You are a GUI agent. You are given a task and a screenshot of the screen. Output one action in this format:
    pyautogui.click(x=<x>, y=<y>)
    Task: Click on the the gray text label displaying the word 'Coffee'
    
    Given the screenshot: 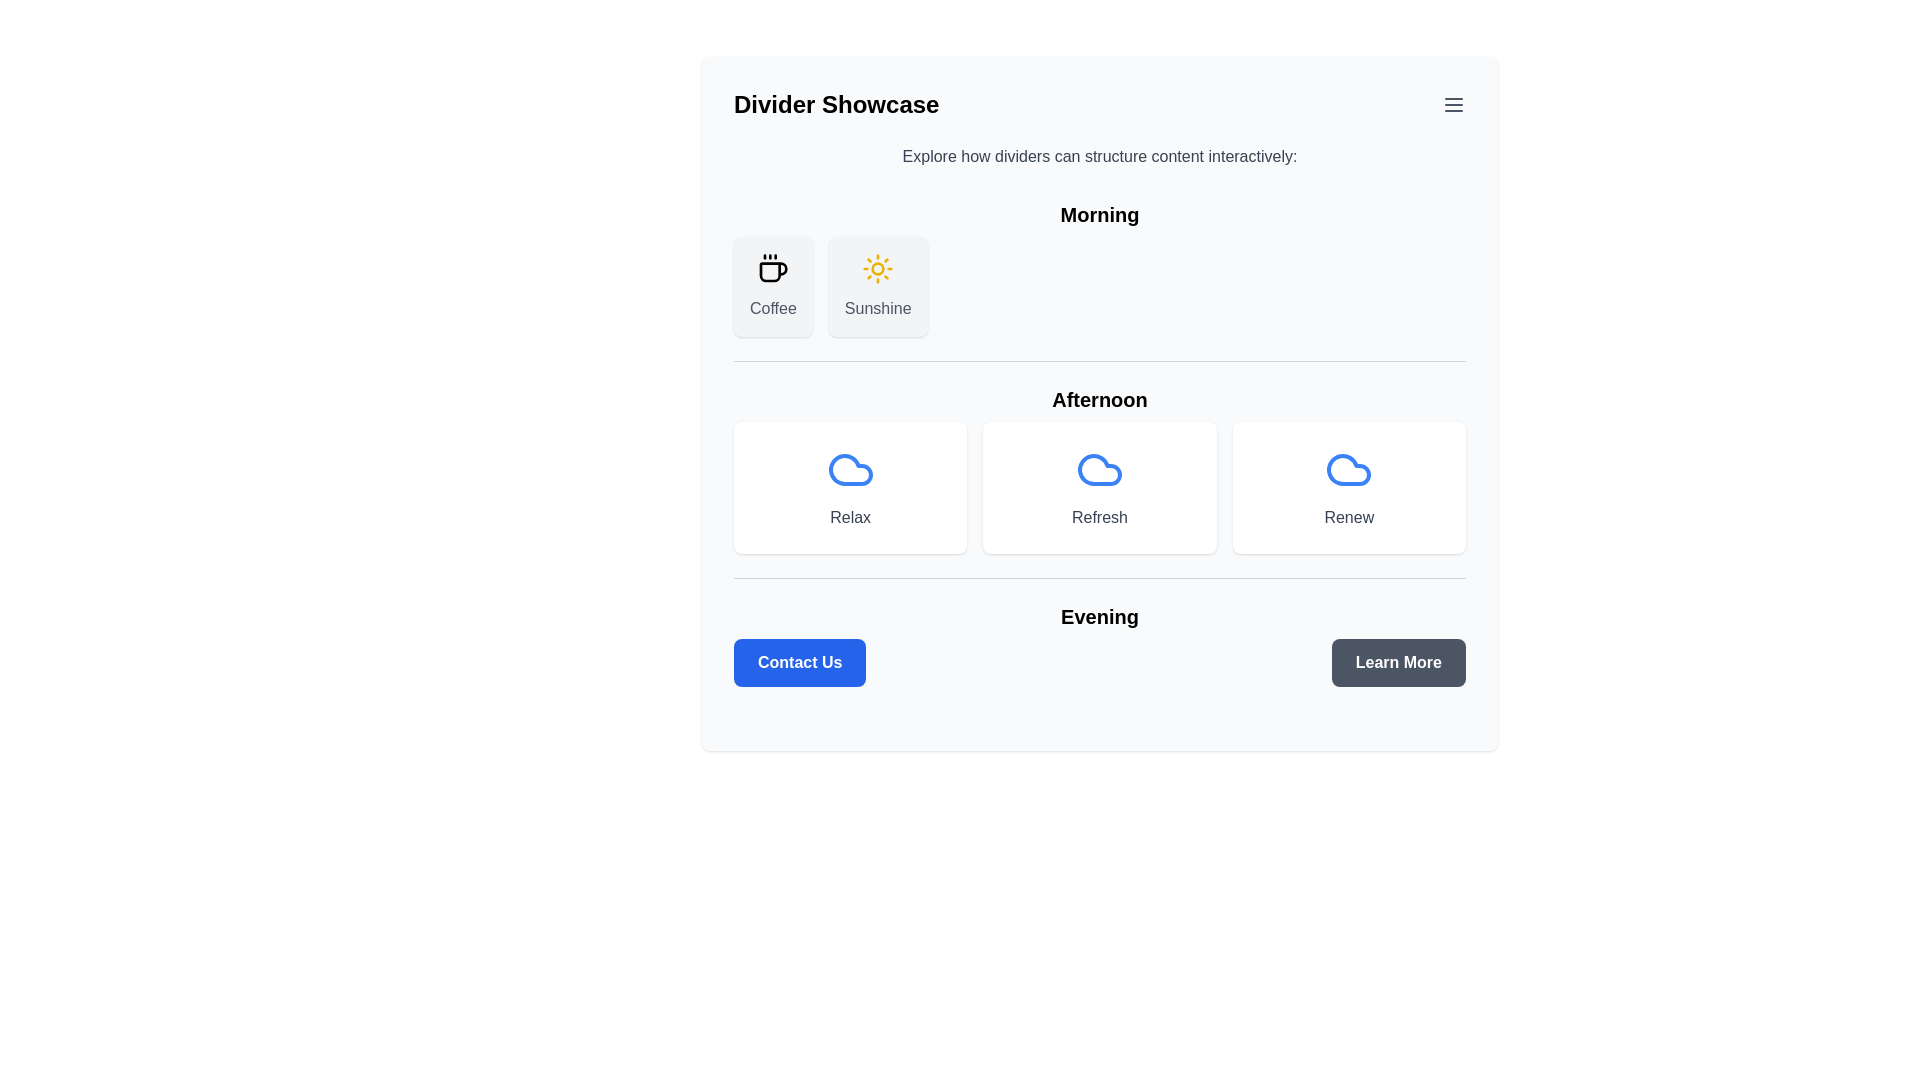 What is the action you would take?
    pyautogui.click(x=772, y=308)
    